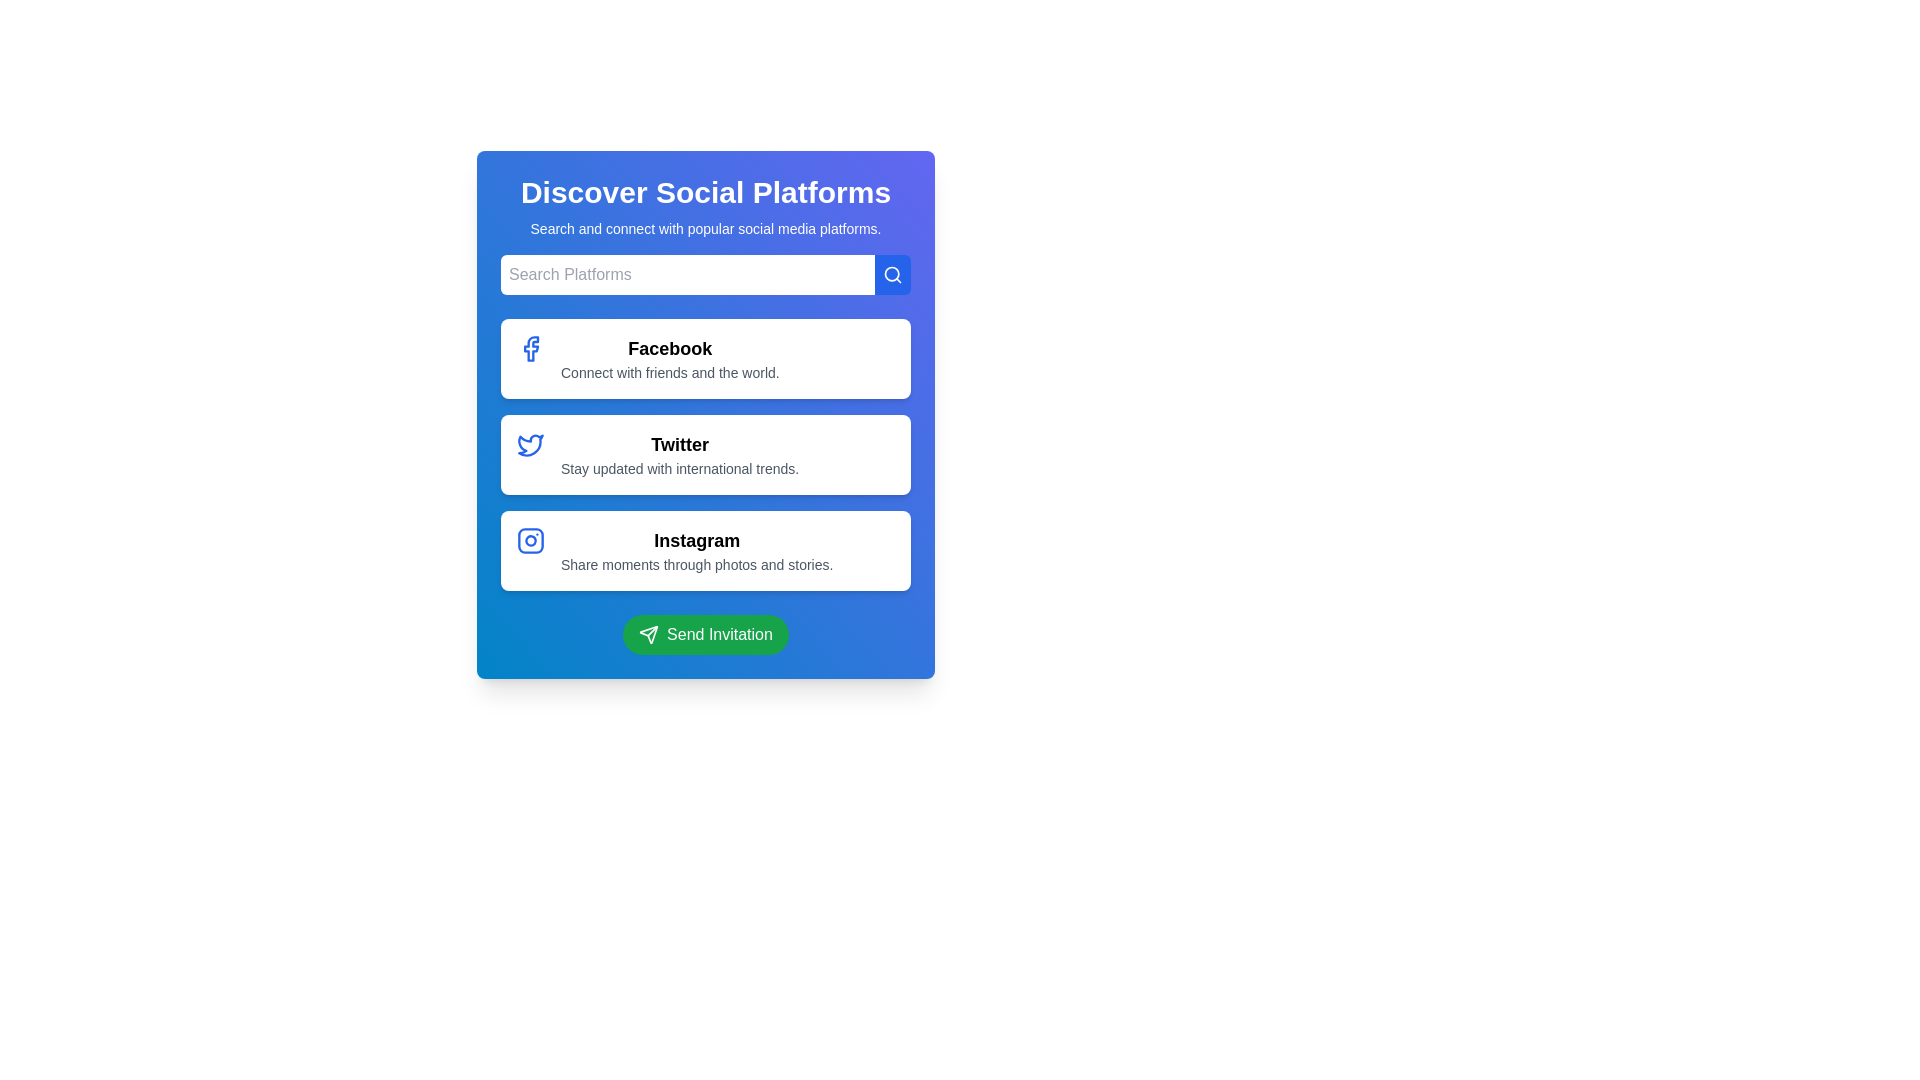 The width and height of the screenshot is (1920, 1080). I want to click on the representation of the circular SVG graphic that serves as the decorative part of the search icon, located at the center of the magnifying glass icon in the search input field, so click(891, 274).